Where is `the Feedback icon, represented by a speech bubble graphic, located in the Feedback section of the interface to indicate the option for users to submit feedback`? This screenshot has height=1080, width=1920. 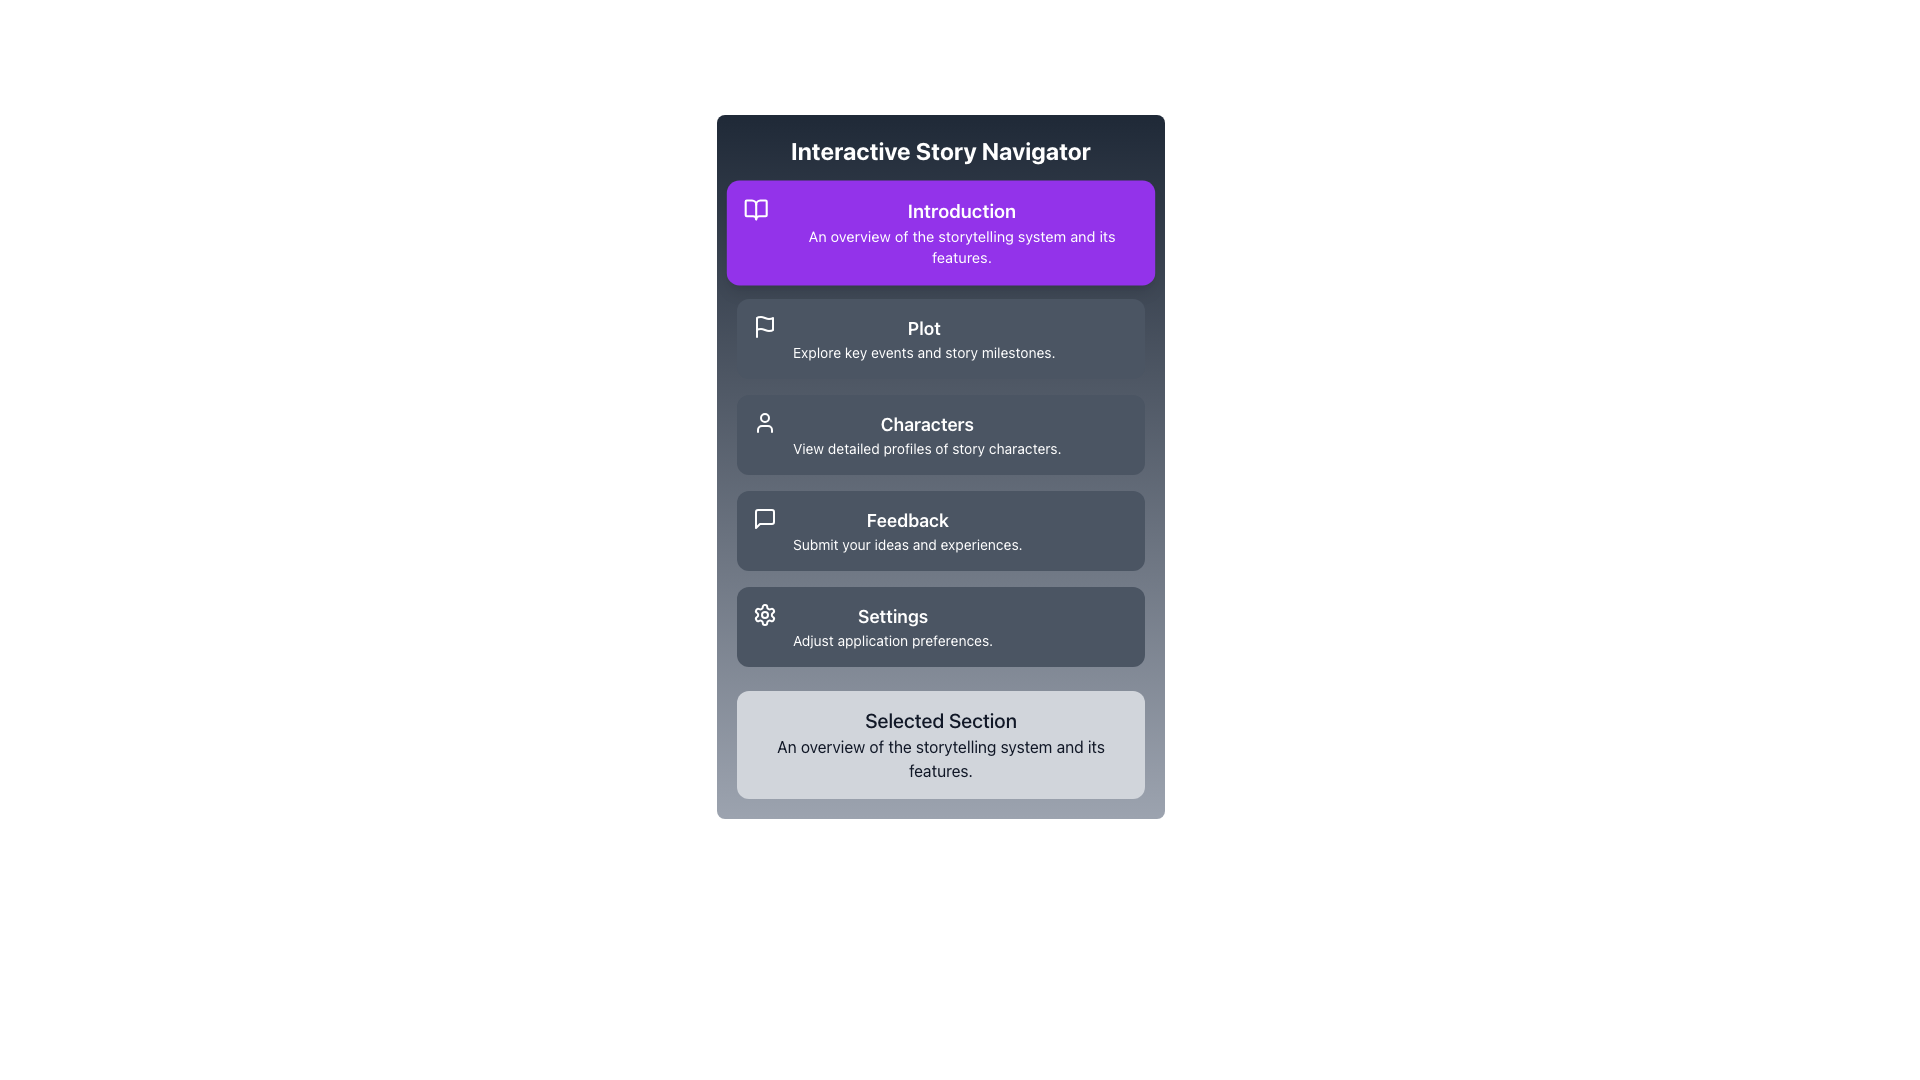 the Feedback icon, represented by a speech bubble graphic, located in the Feedback section of the interface to indicate the option for users to submit feedback is located at coordinates (763, 518).